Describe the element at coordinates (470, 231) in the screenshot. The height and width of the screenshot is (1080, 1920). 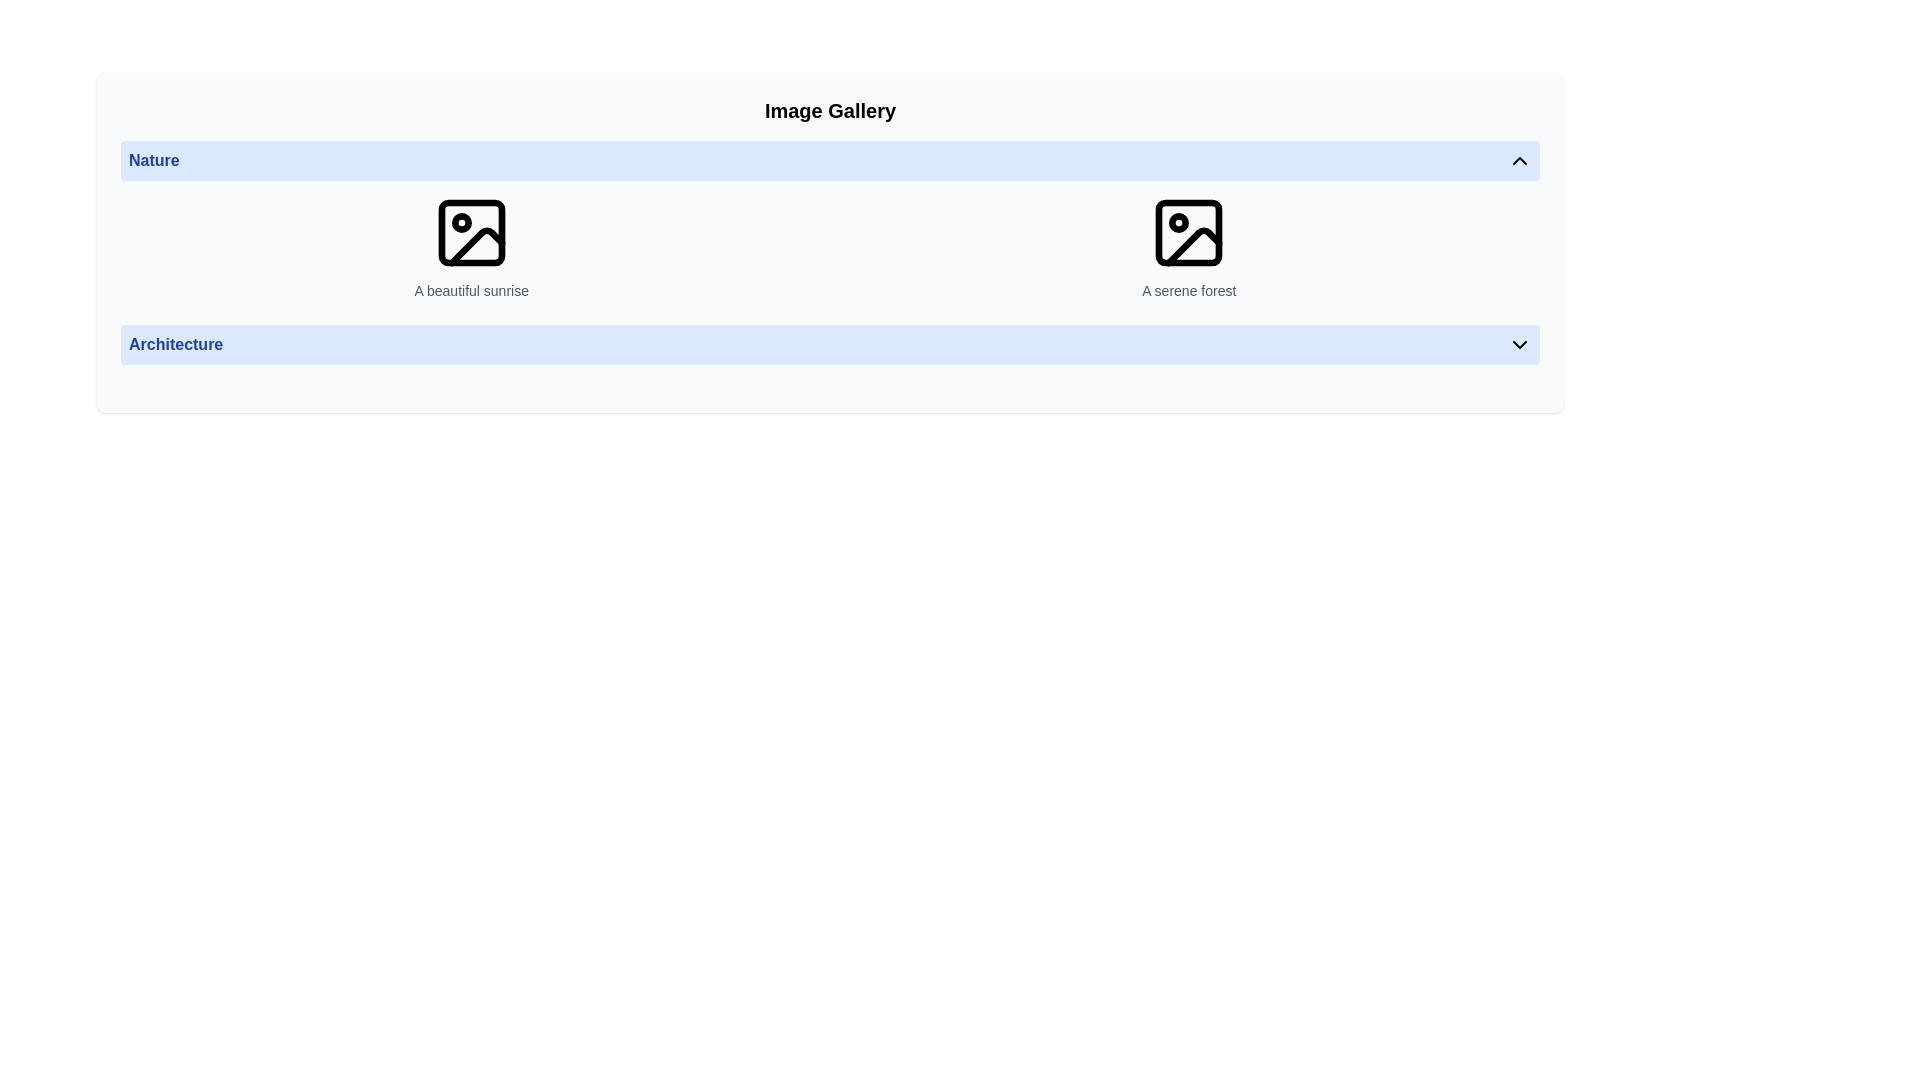
I see `the image or photo placeholder icon in the 'Nature' section of the gallery, positioned above the text 'A beautiful sunrise'` at that location.